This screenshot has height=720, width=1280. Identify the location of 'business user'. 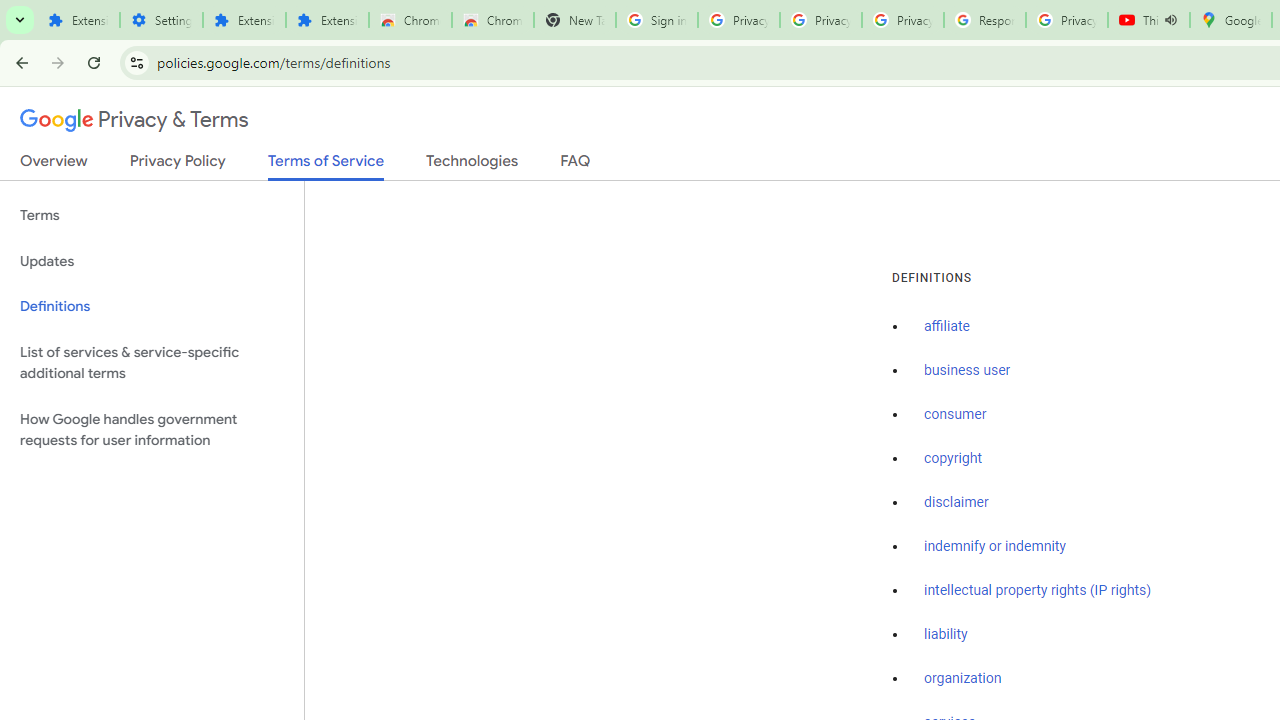
(967, 371).